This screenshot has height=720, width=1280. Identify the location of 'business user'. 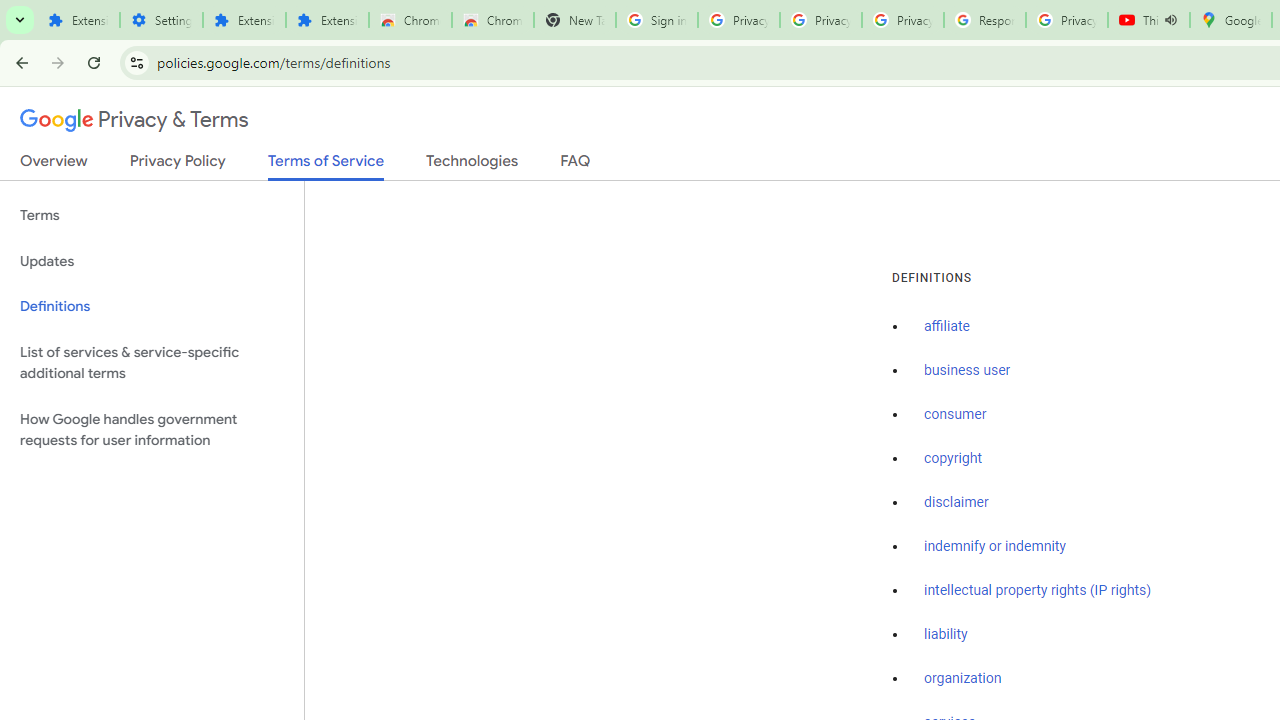
(967, 371).